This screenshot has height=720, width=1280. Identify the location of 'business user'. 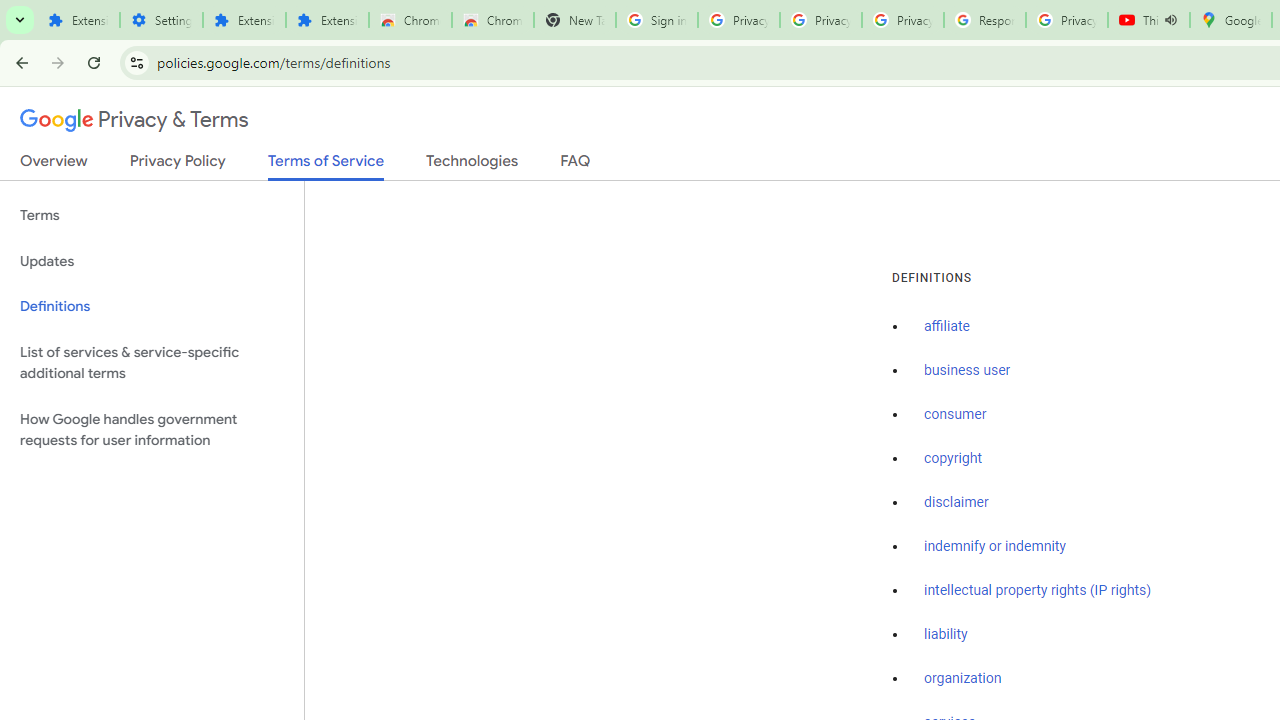
(967, 371).